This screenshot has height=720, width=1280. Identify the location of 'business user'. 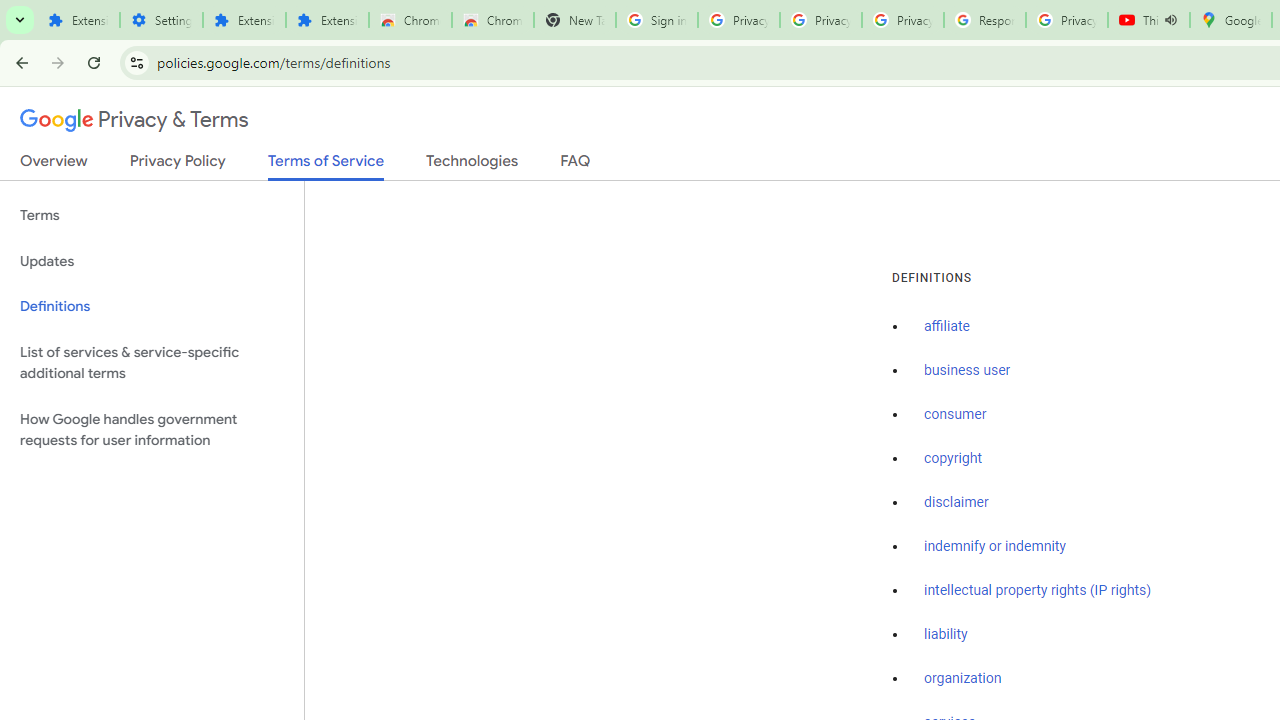
(967, 371).